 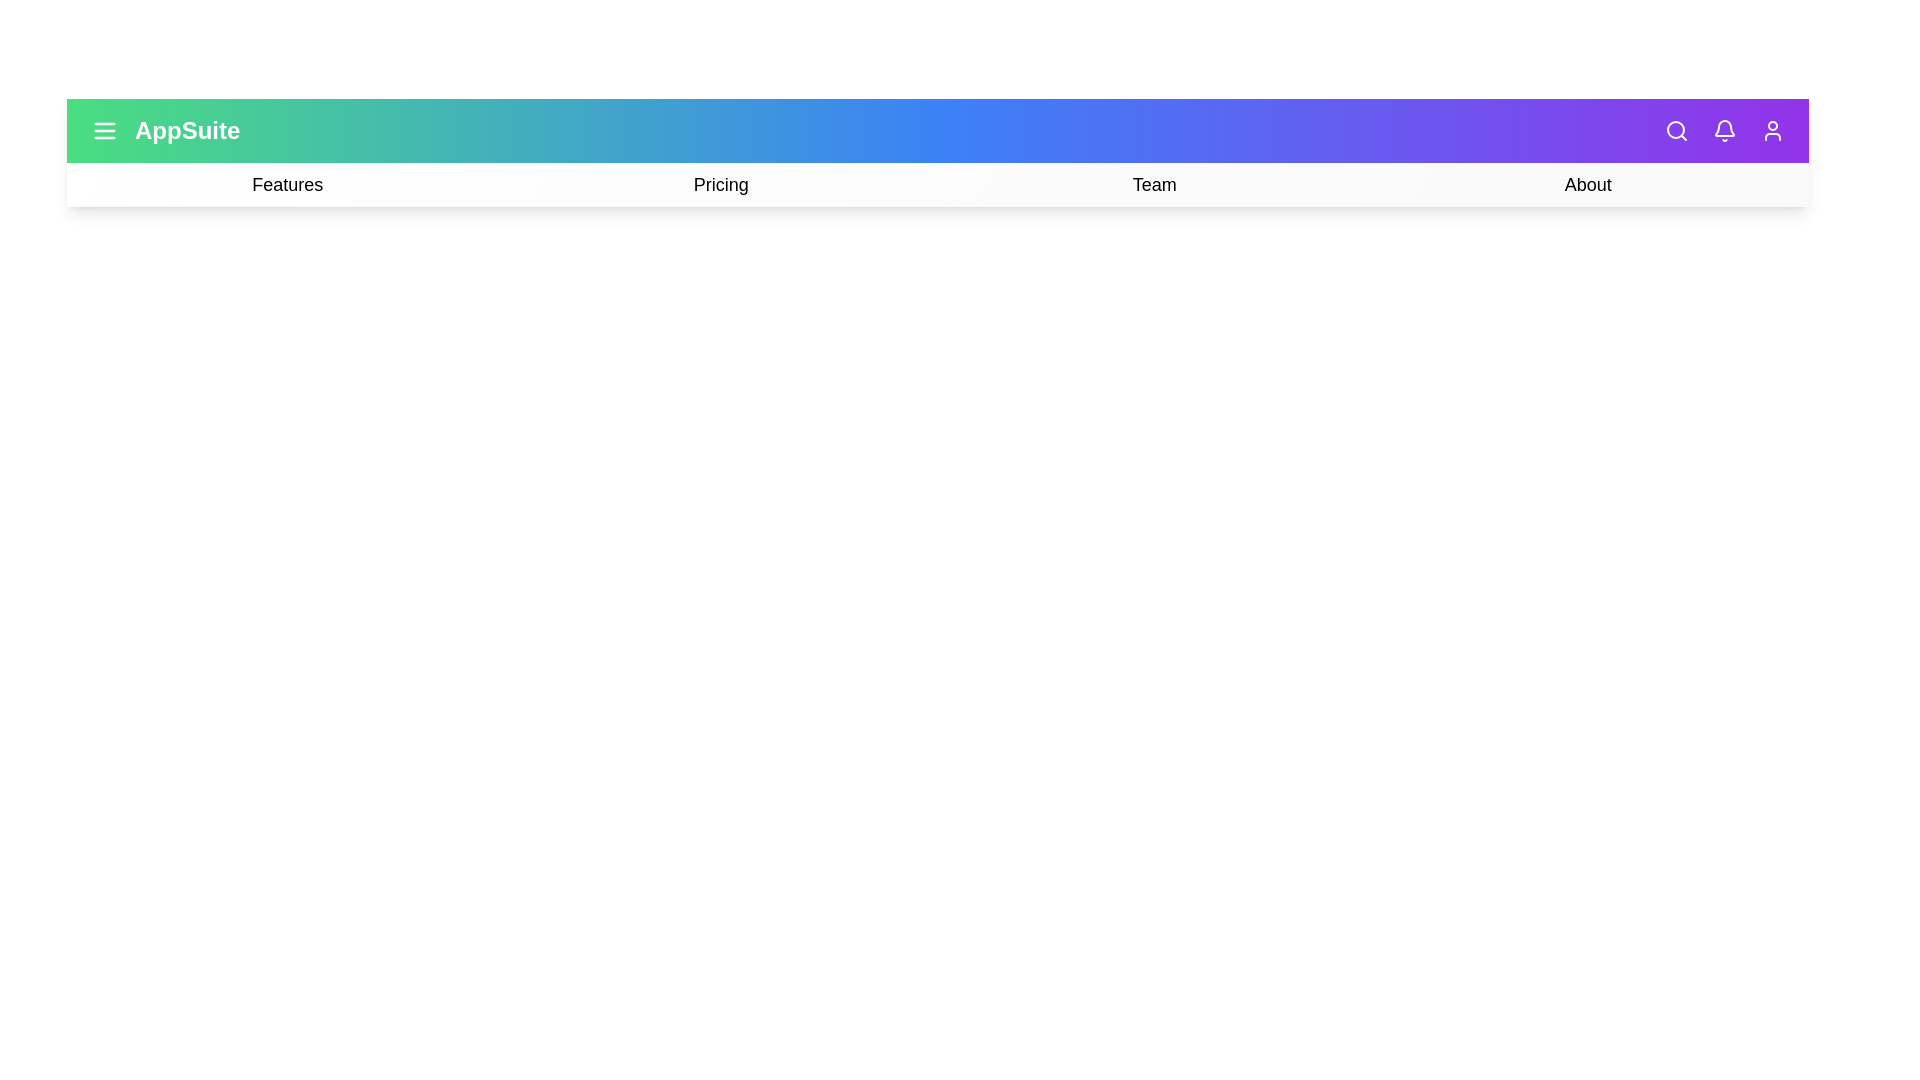 I want to click on the 'About' option in the navigation bar, so click(x=1587, y=185).